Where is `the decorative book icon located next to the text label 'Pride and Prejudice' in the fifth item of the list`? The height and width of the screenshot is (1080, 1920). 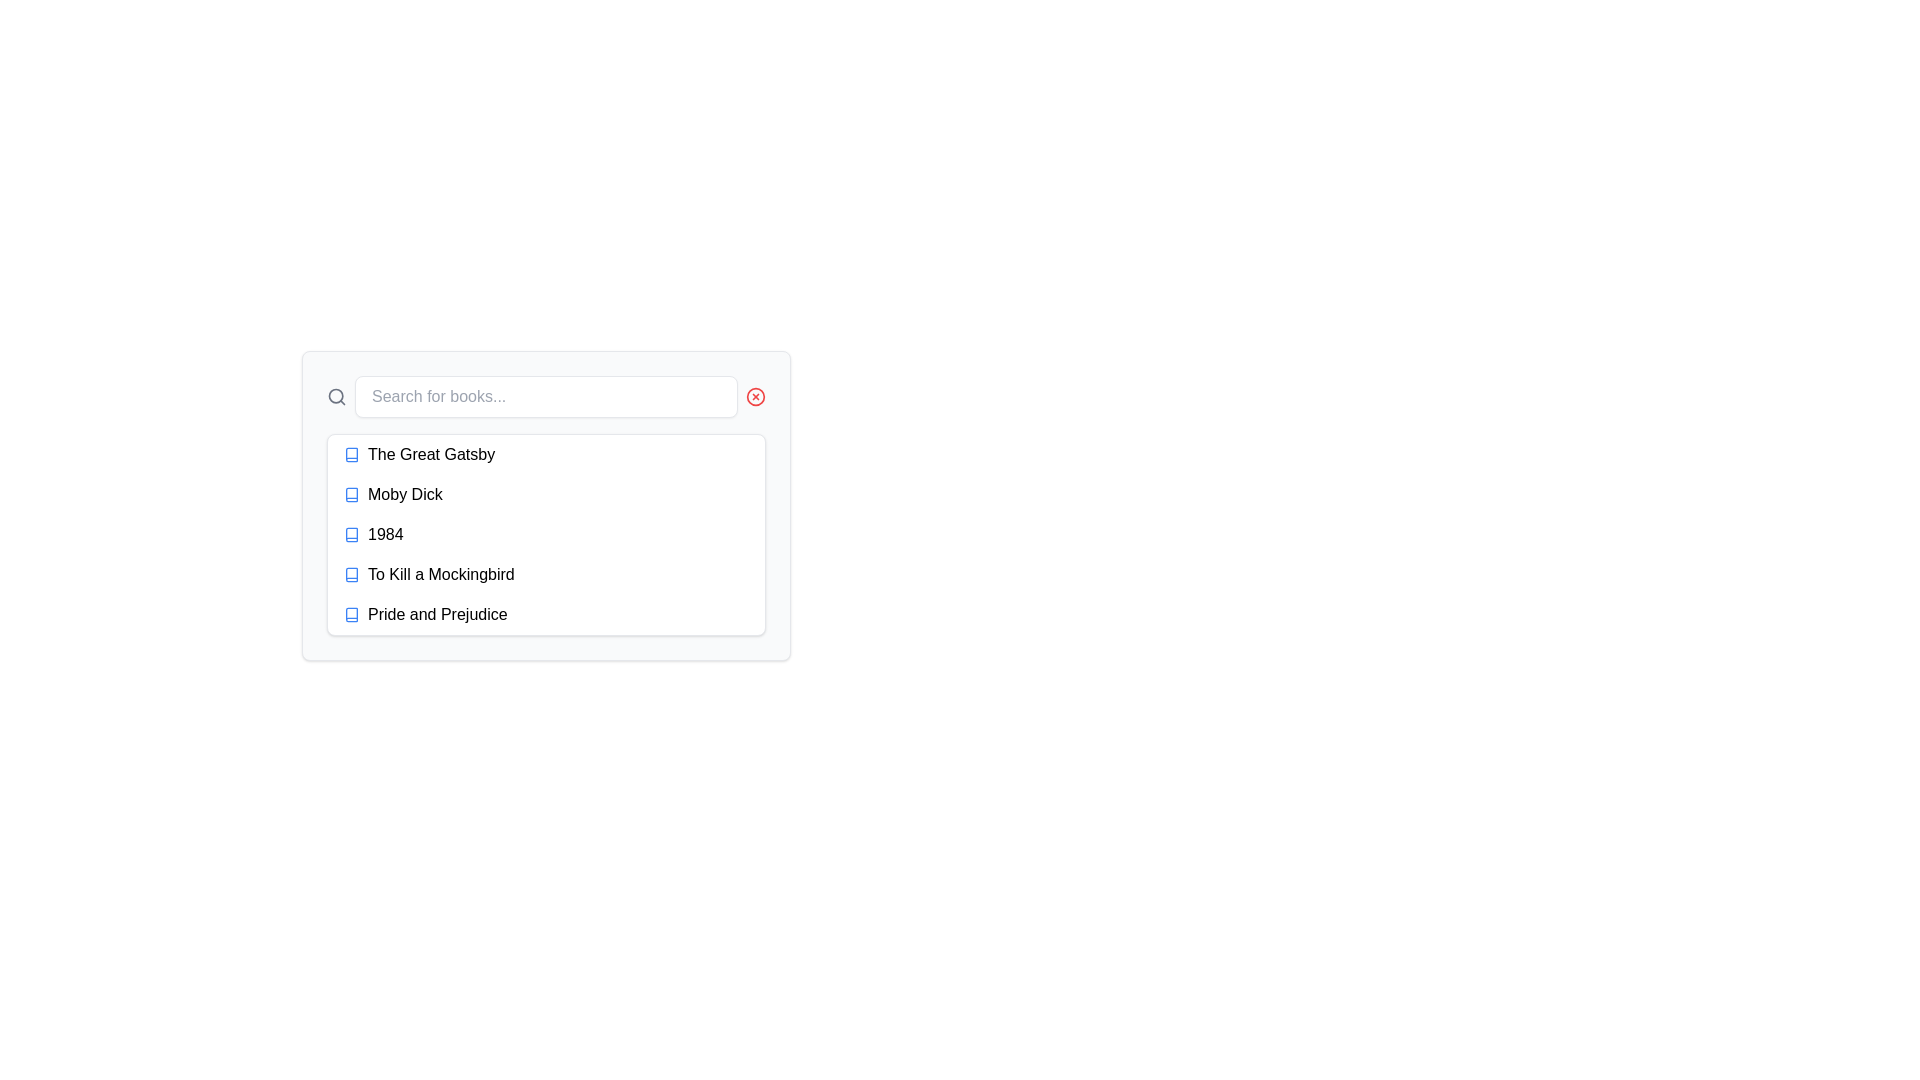 the decorative book icon located next to the text label 'Pride and Prejudice' in the fifth item of the list is located at coordinates (351, 613).